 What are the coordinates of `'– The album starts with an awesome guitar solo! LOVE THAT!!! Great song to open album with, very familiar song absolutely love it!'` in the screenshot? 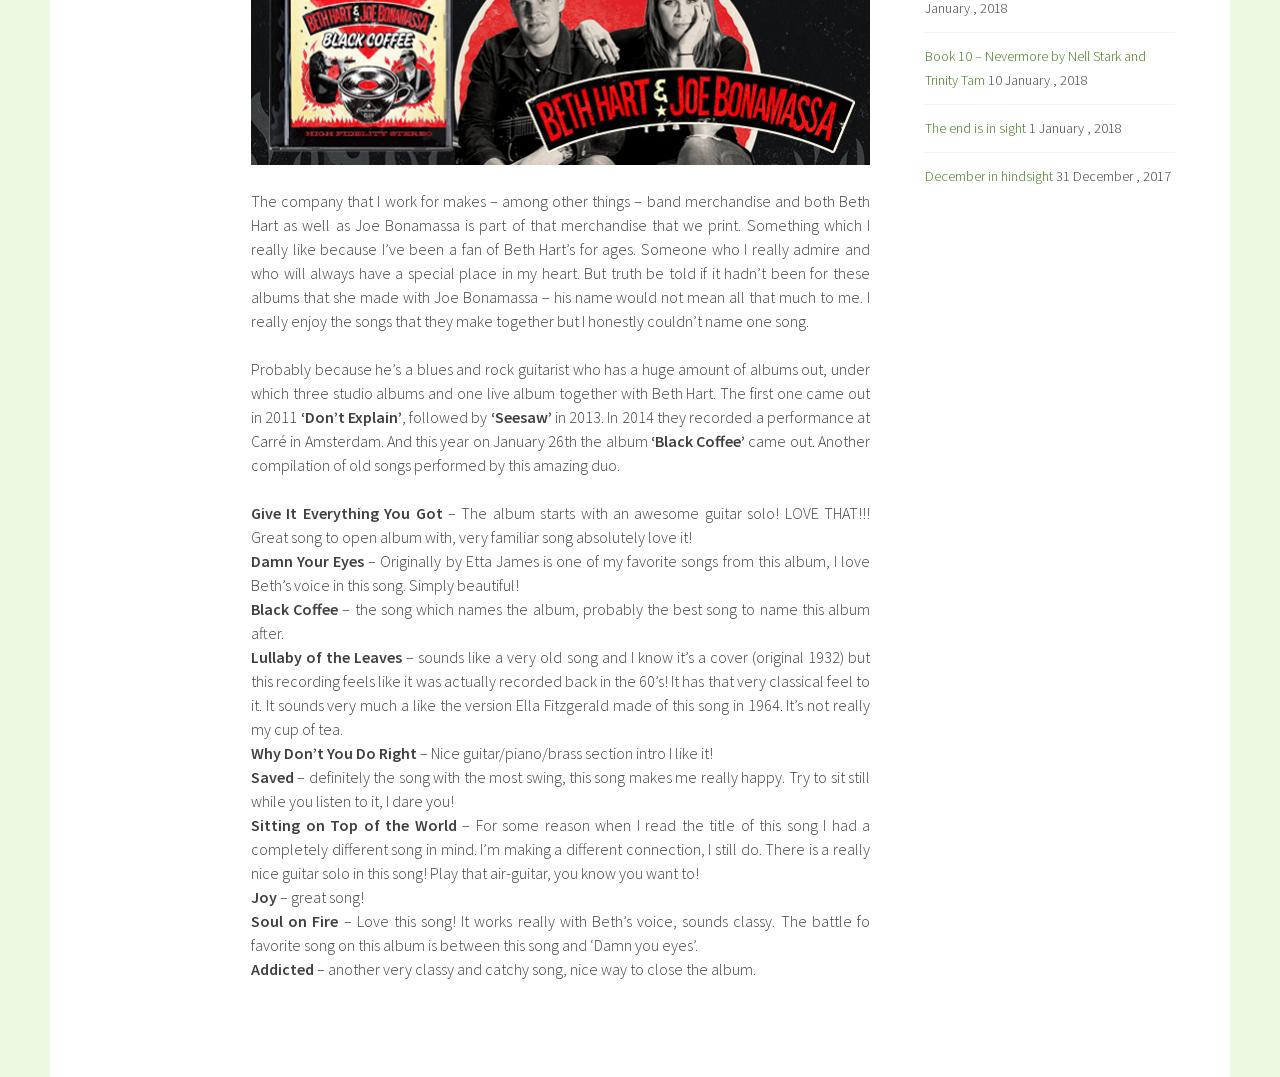 It's located at (560, 524).